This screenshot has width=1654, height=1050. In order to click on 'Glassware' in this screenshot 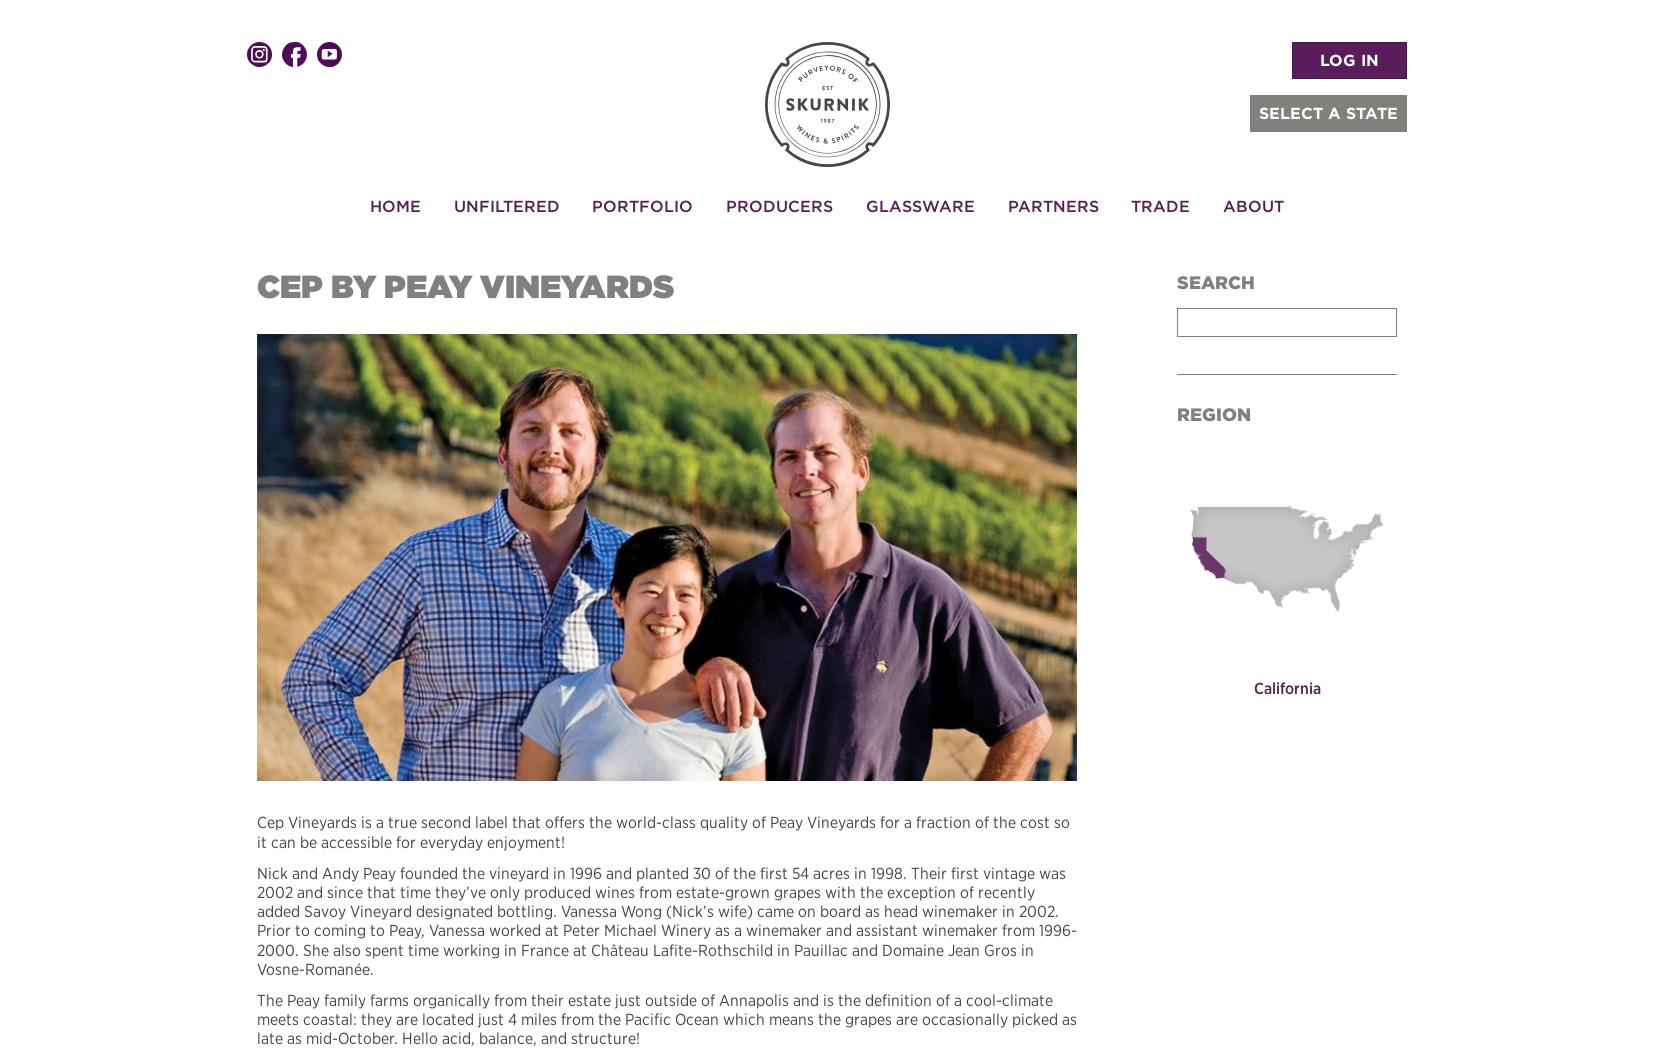, I will do `click(918, 203)`.